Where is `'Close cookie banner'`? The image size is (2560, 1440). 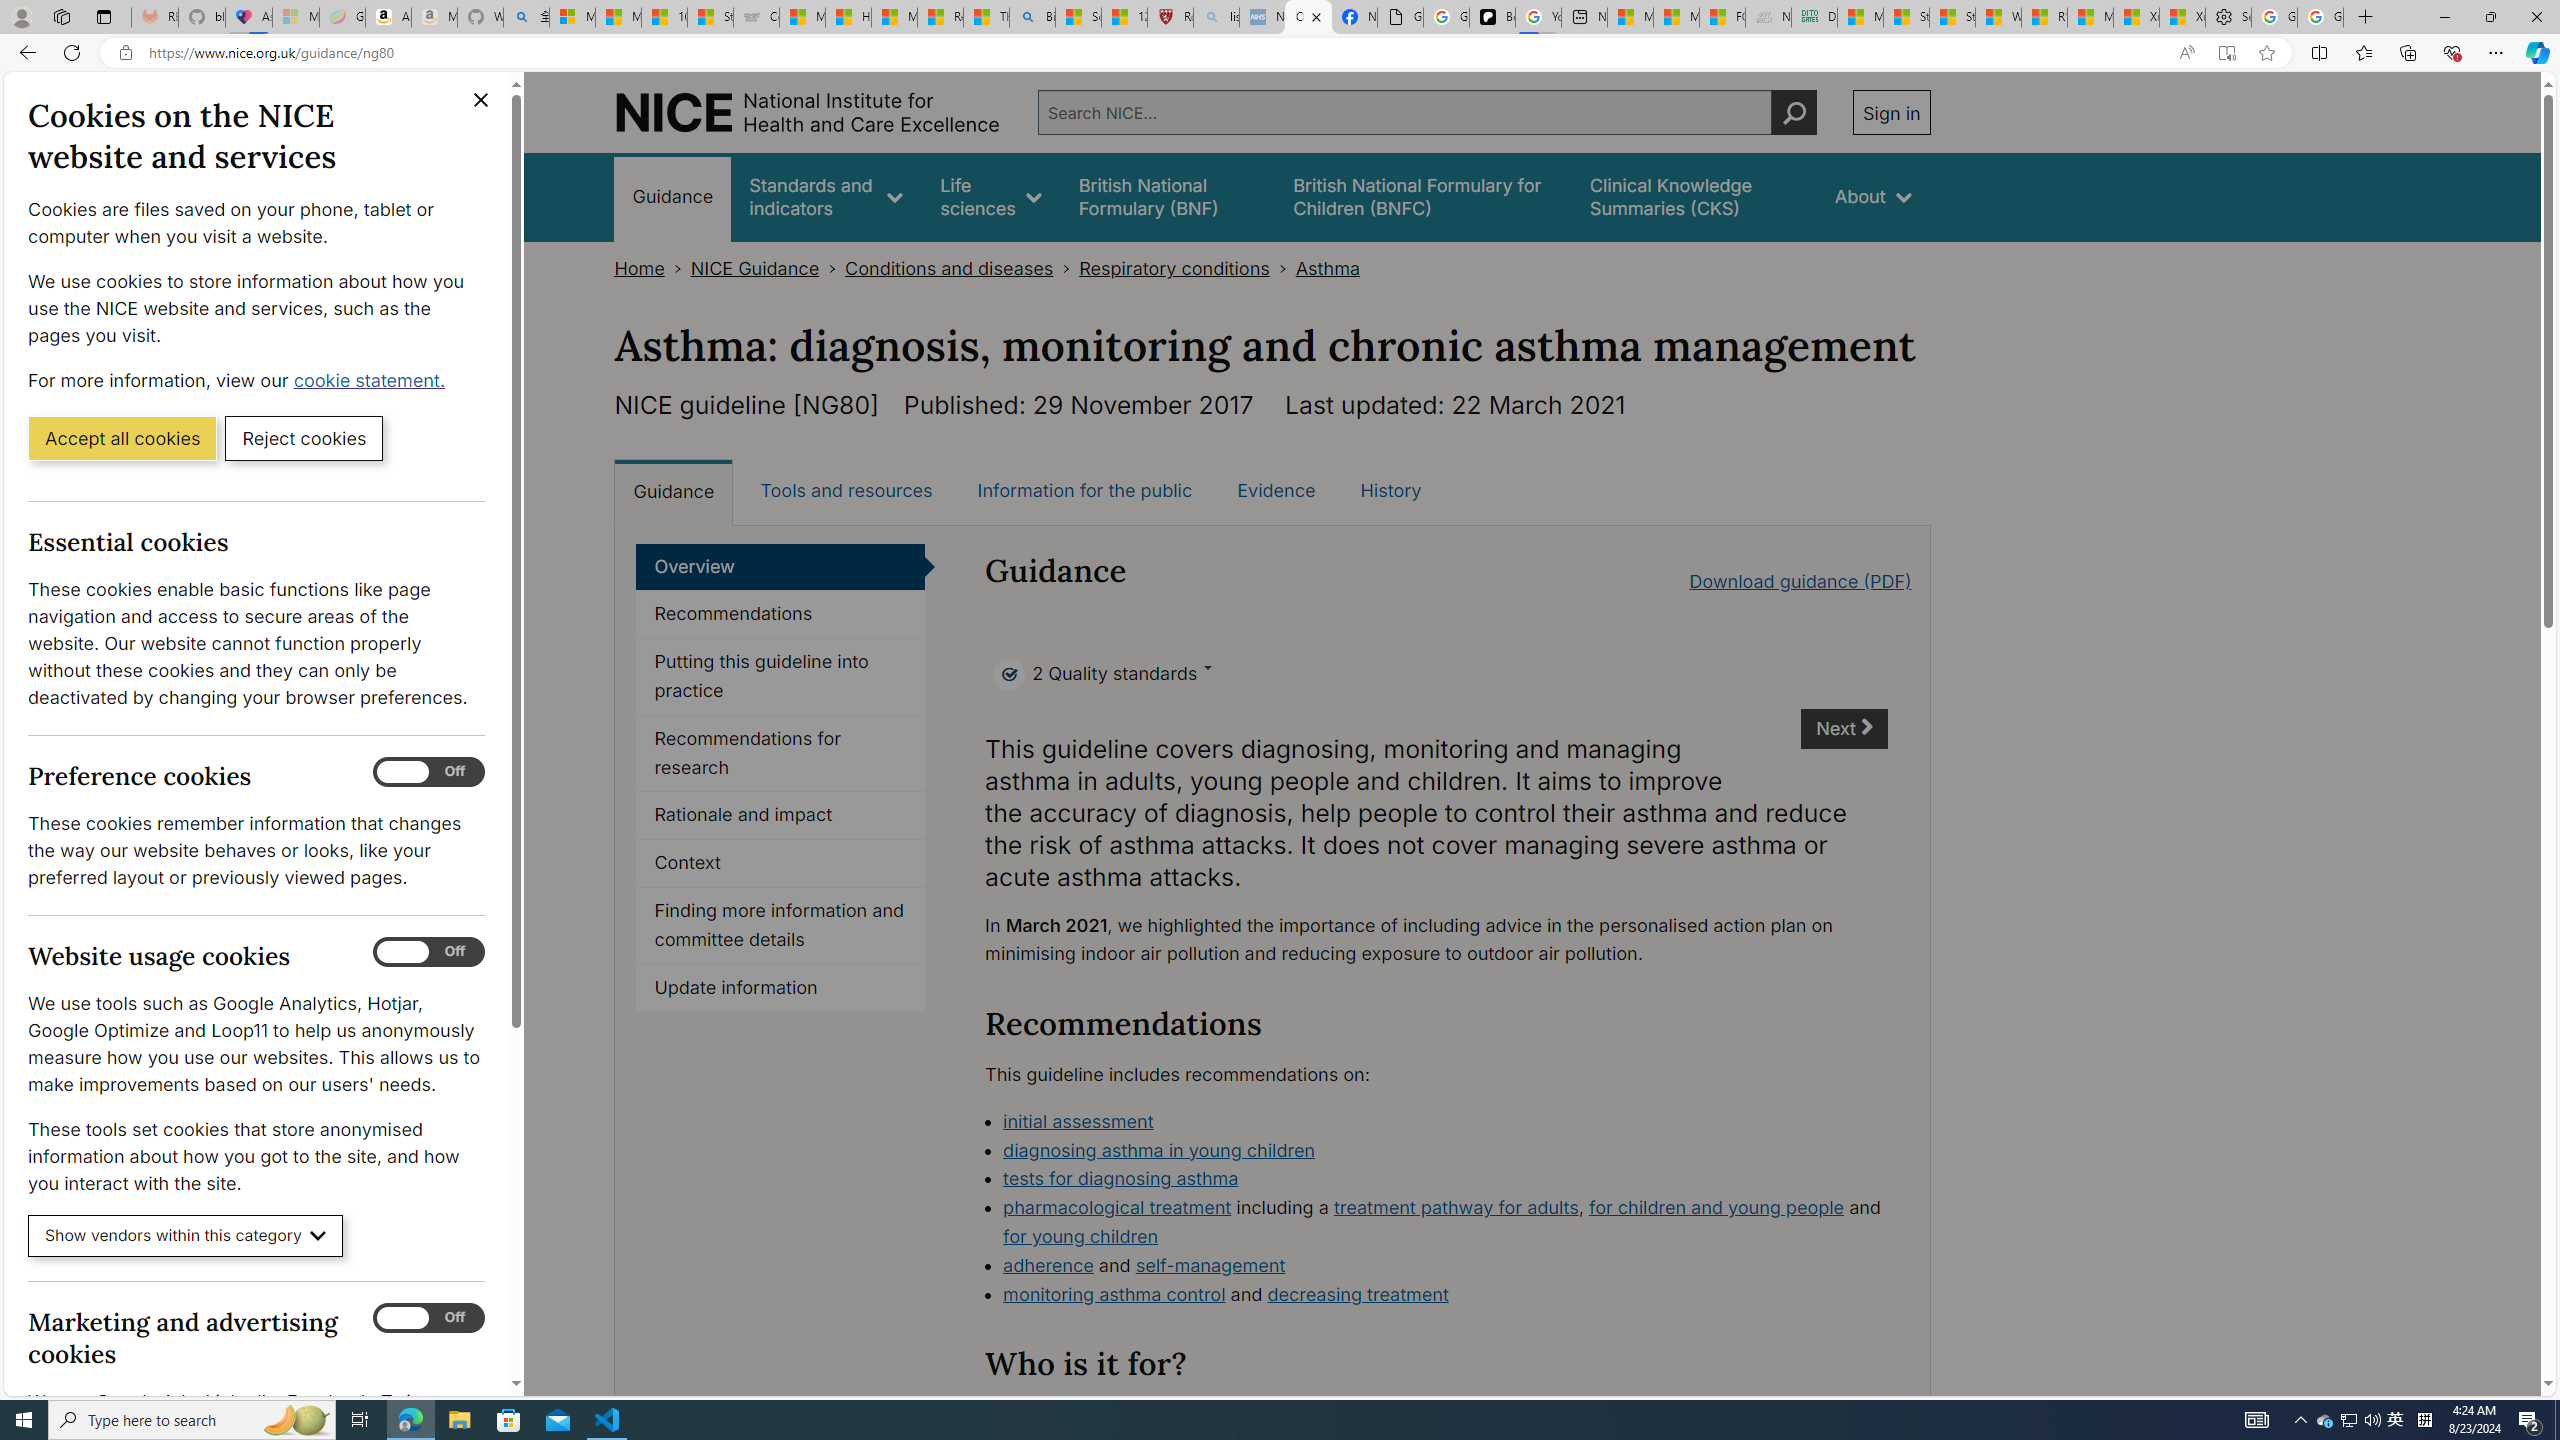 'Close cookie banner' is located at coordinates (481, 99).